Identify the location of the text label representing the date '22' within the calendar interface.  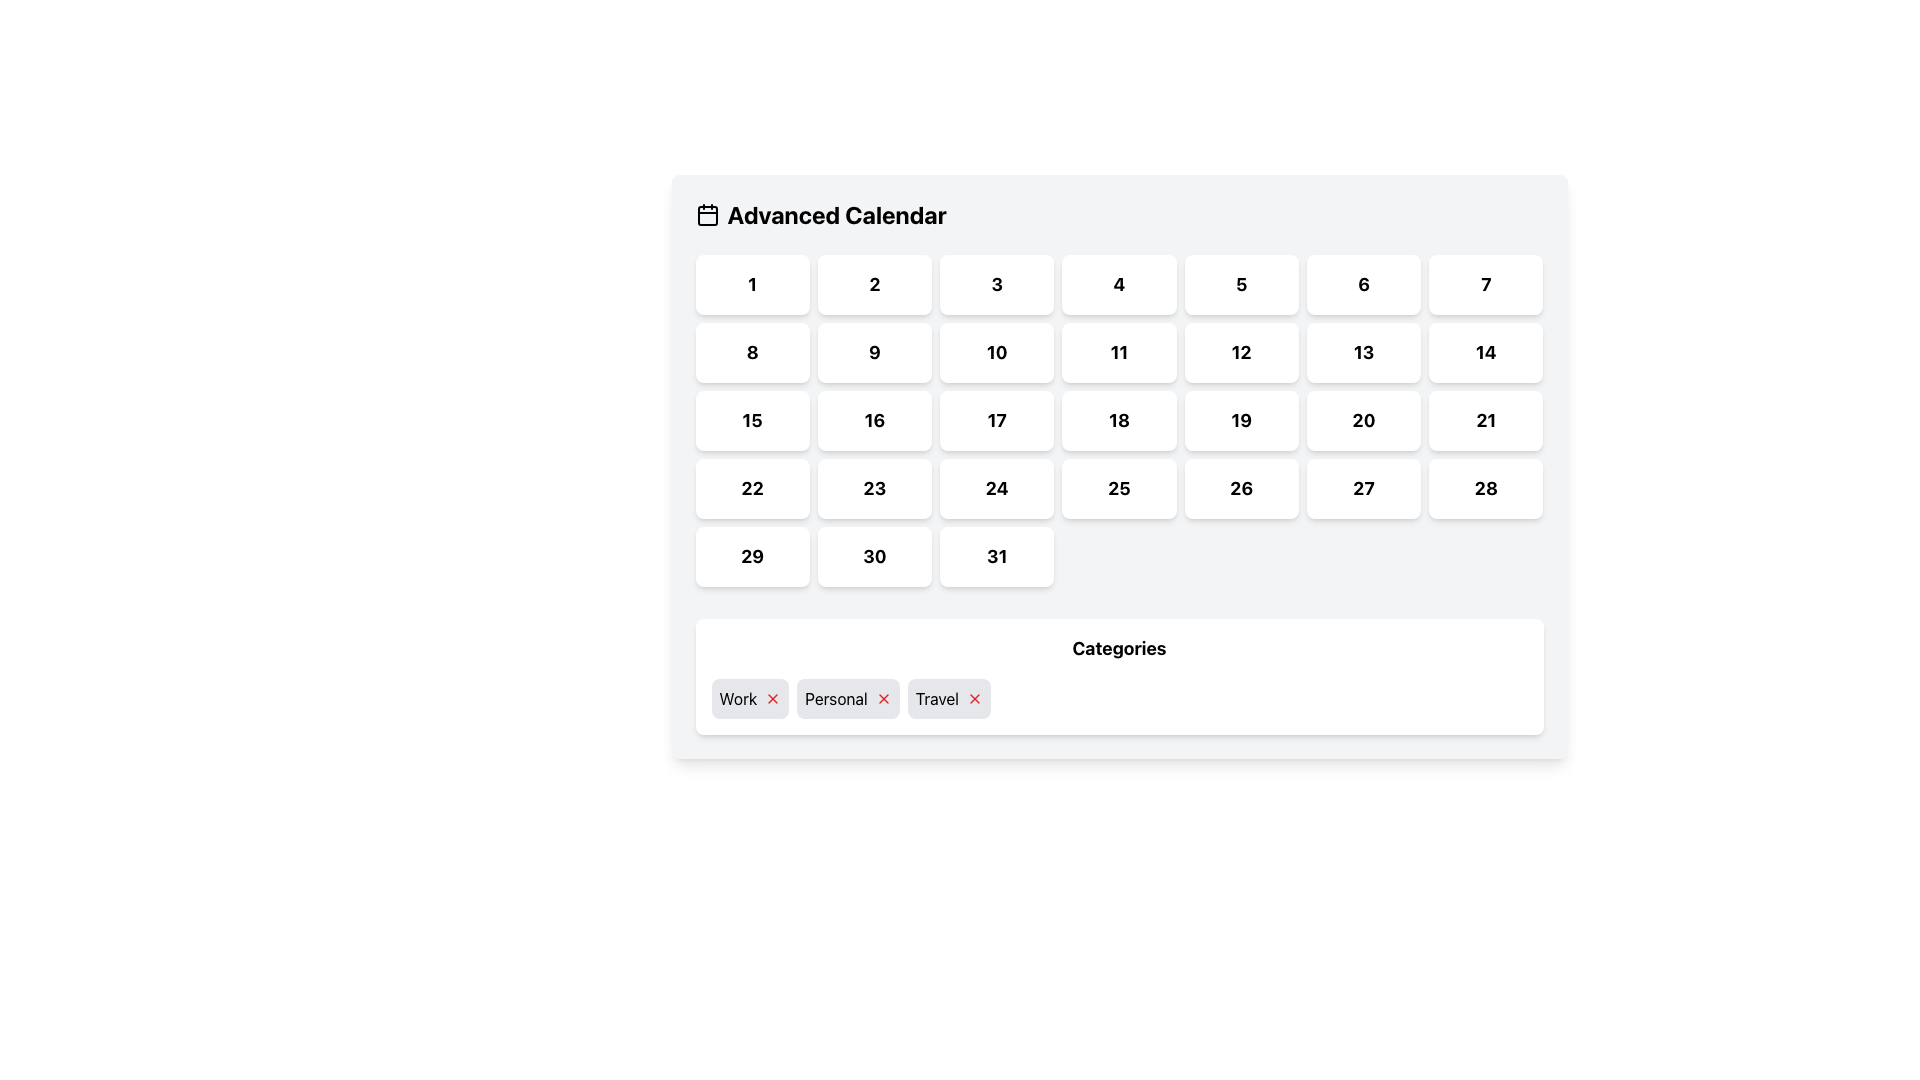
(751, 488).